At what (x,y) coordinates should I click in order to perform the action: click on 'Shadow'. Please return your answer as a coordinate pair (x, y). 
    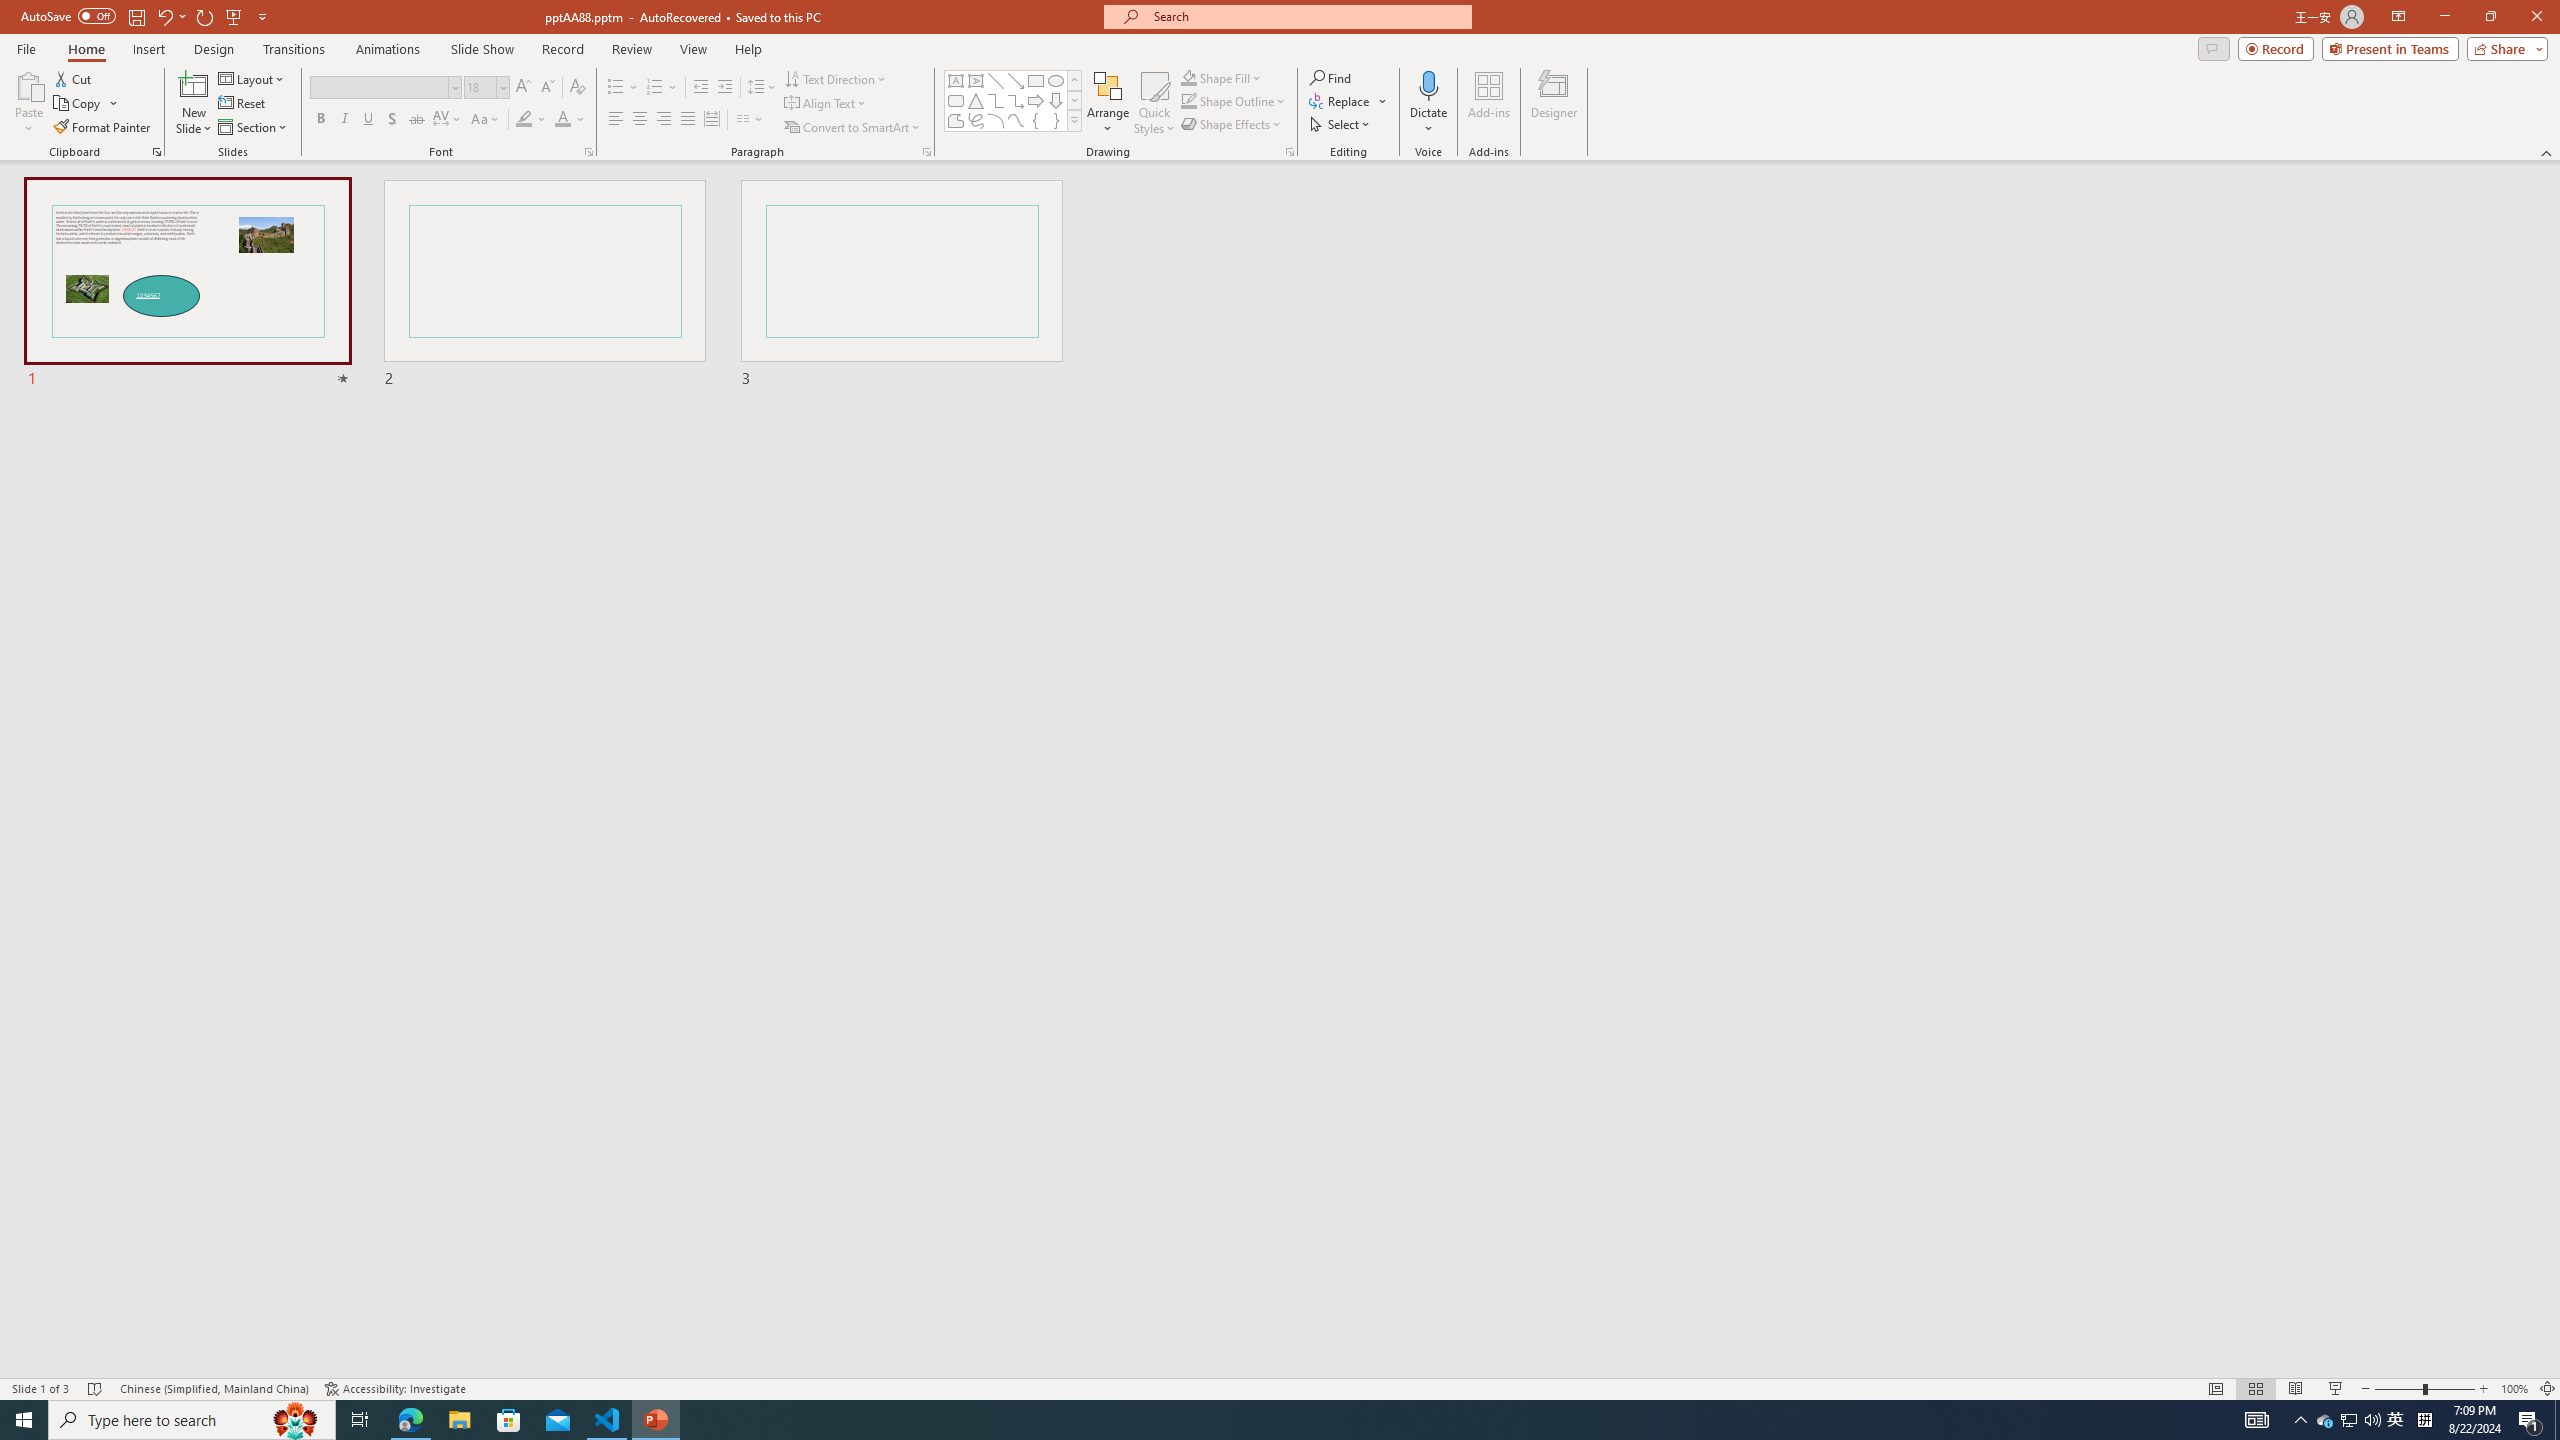
    Looking at the image, I should click on (391, 118).